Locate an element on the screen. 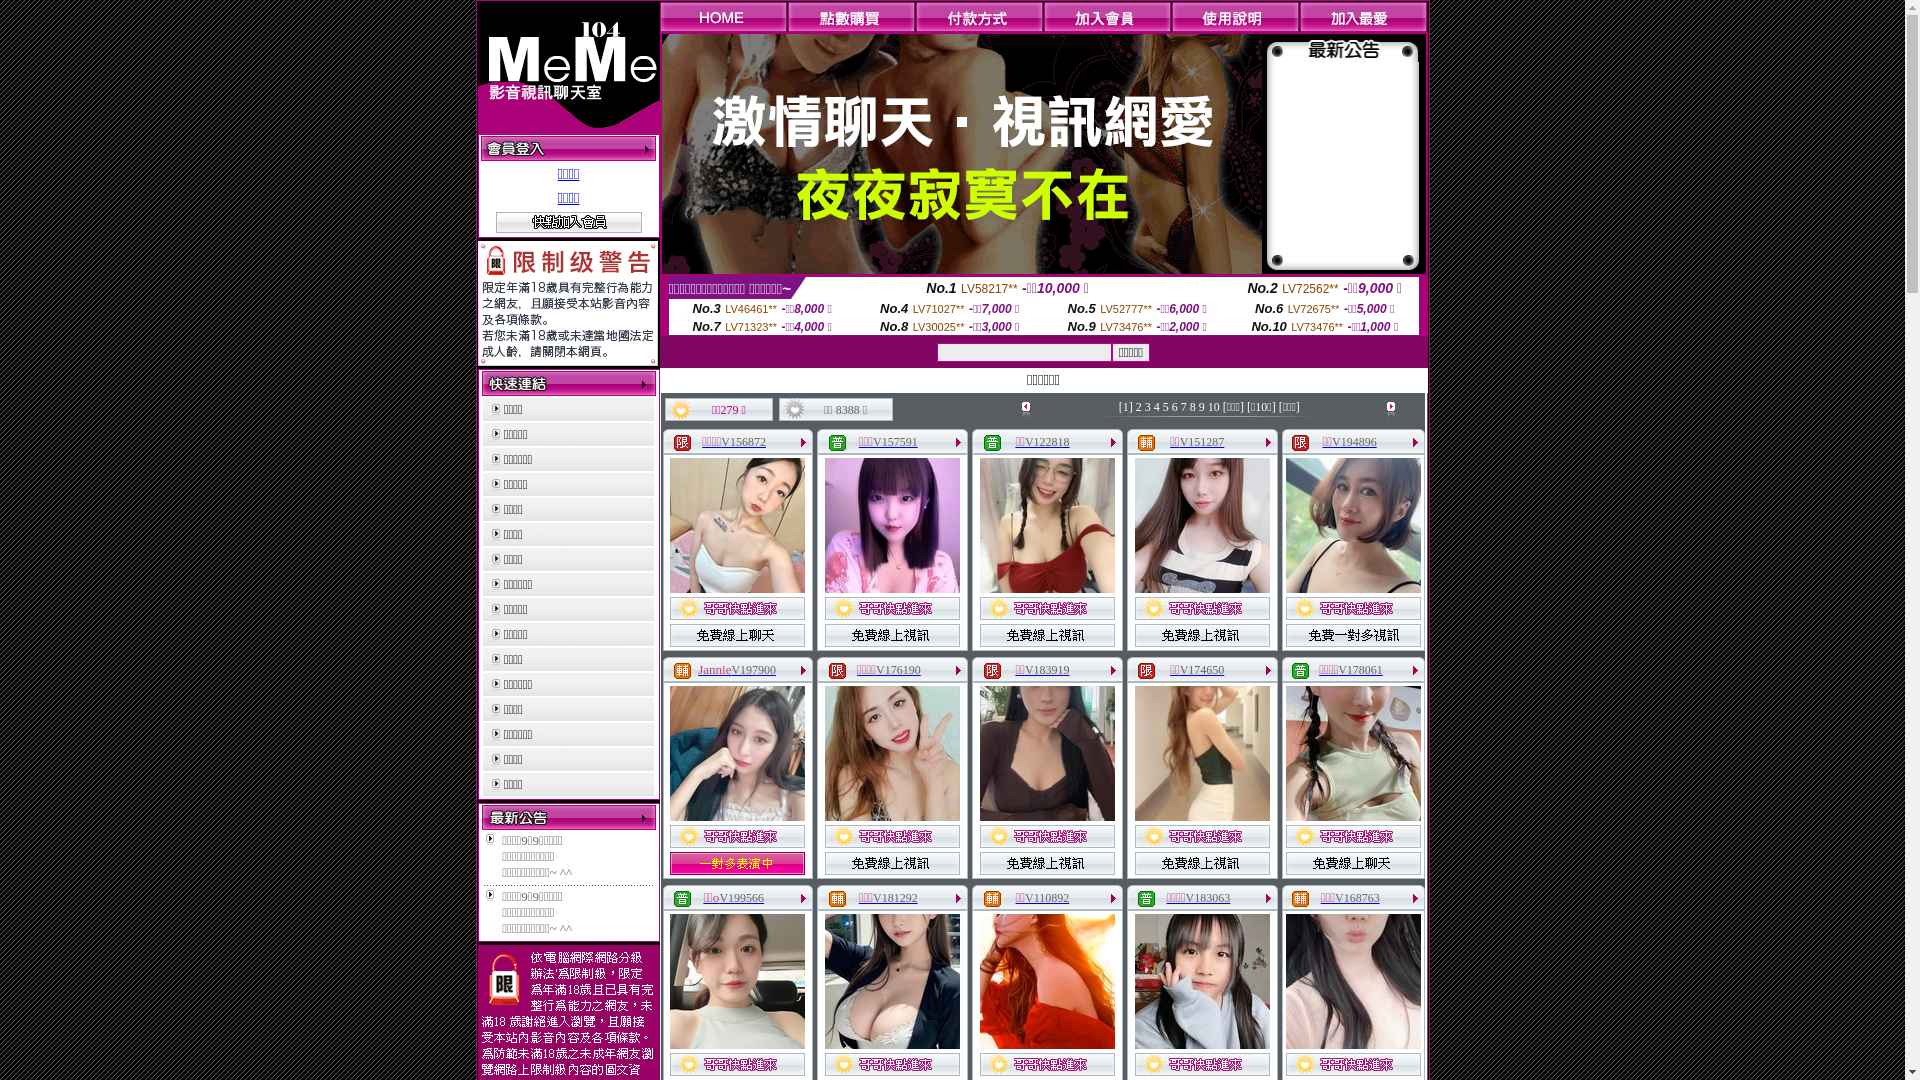  '8' is located at coordinates (1193, 406).